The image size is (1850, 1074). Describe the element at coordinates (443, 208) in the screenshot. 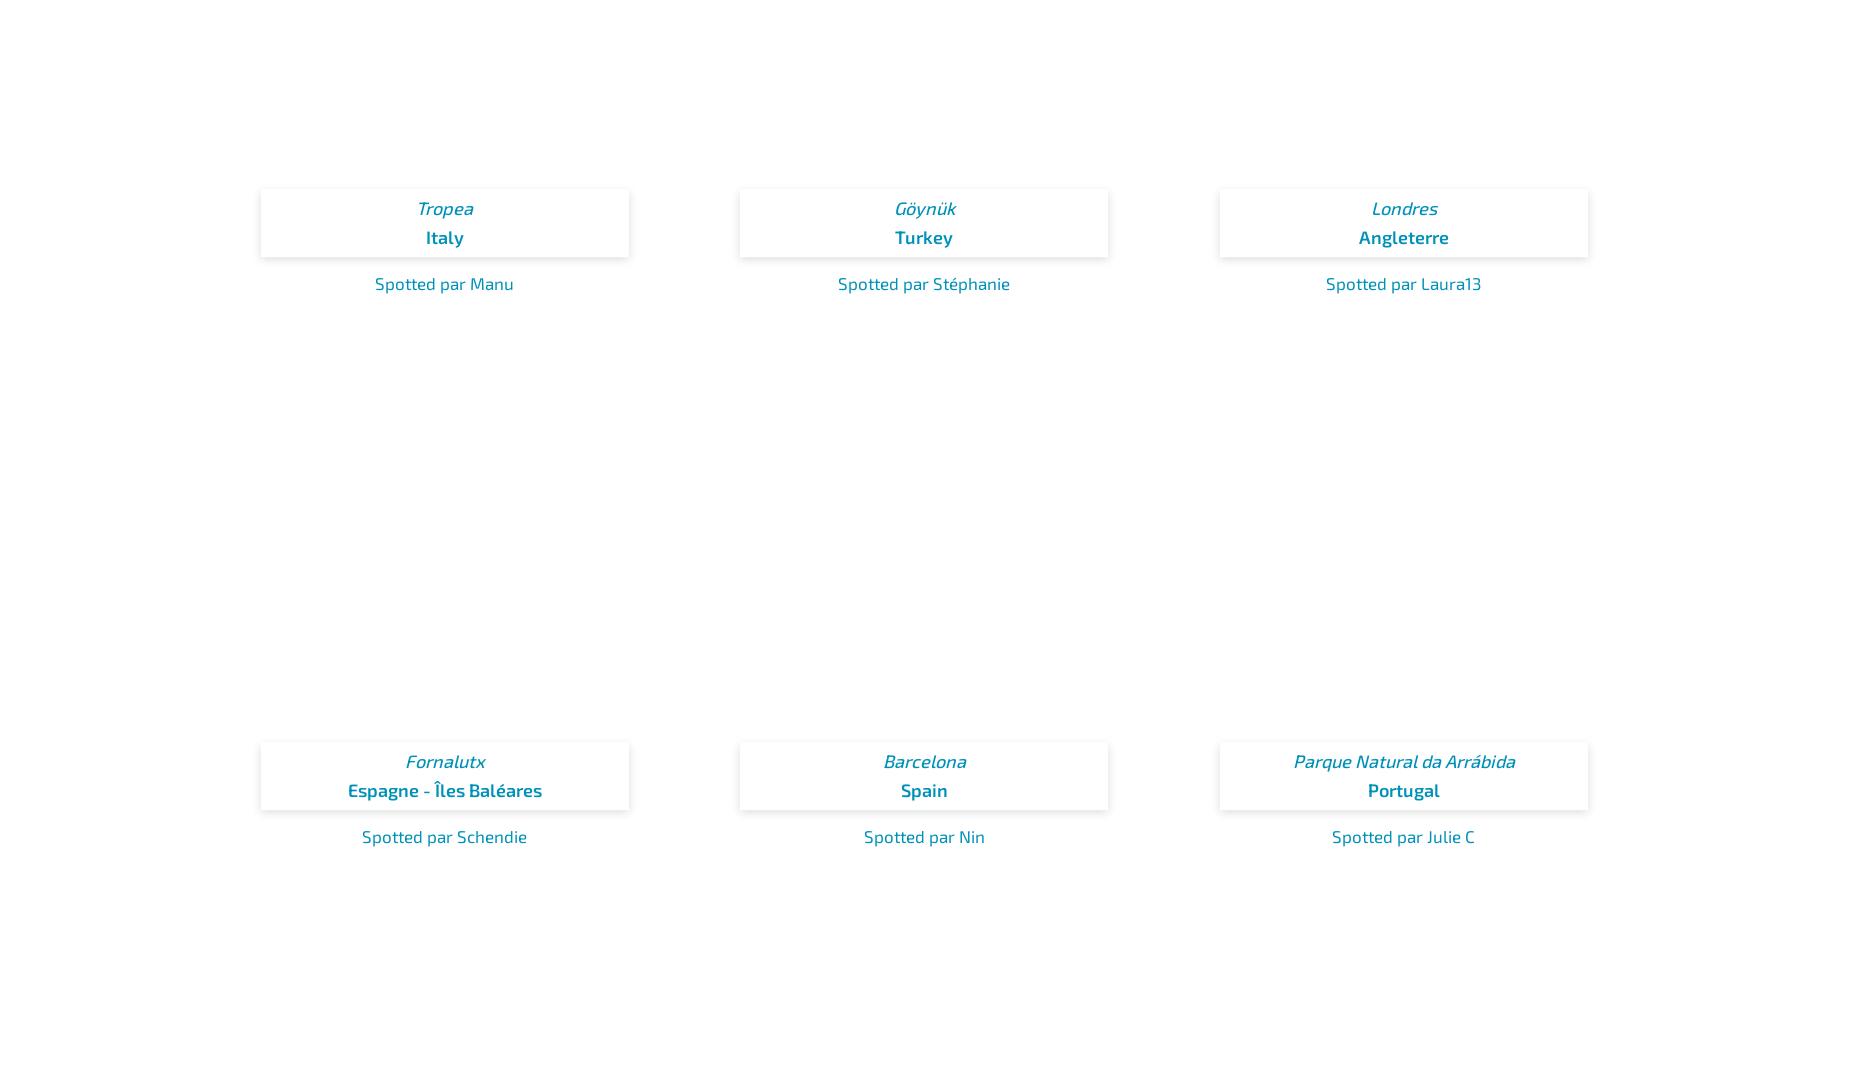

I see `'Tropea'` at that location.